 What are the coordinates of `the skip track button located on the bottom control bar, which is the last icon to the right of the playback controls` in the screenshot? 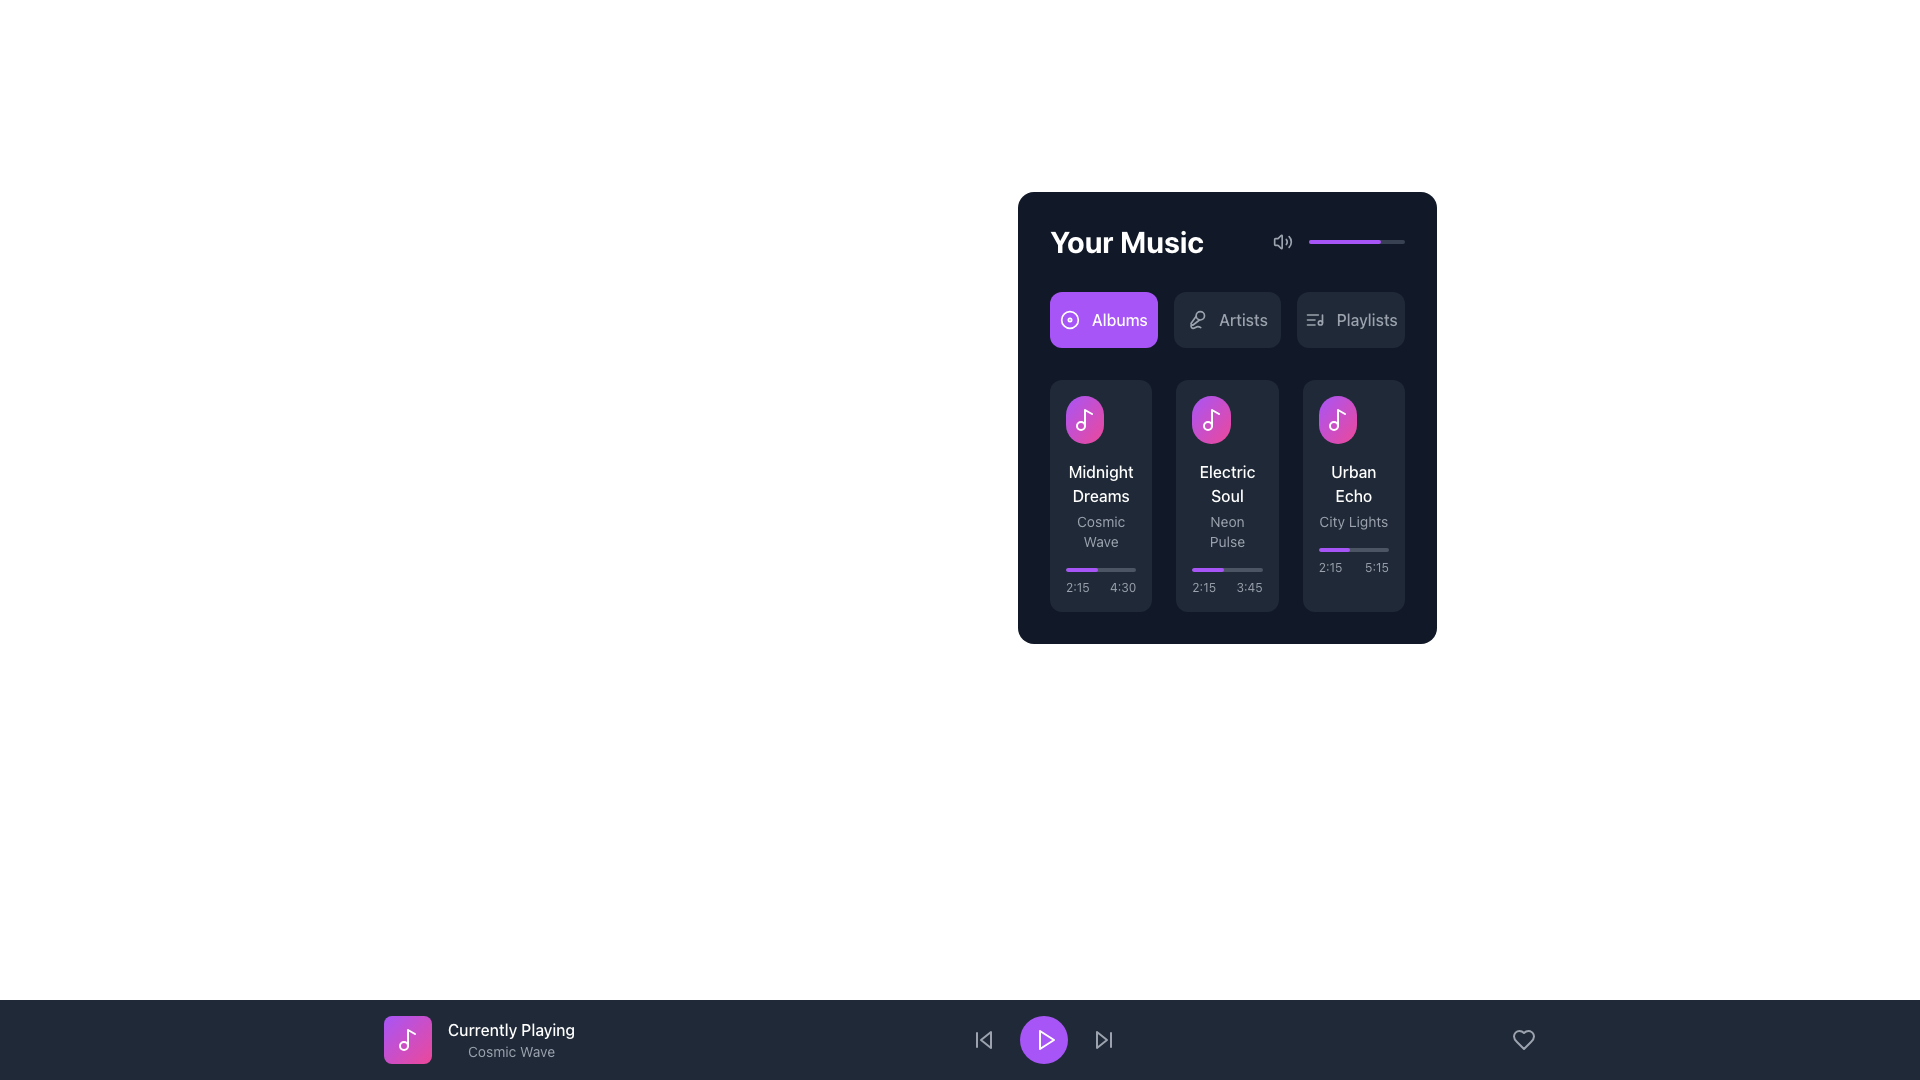 It's located at (1102, 1039).